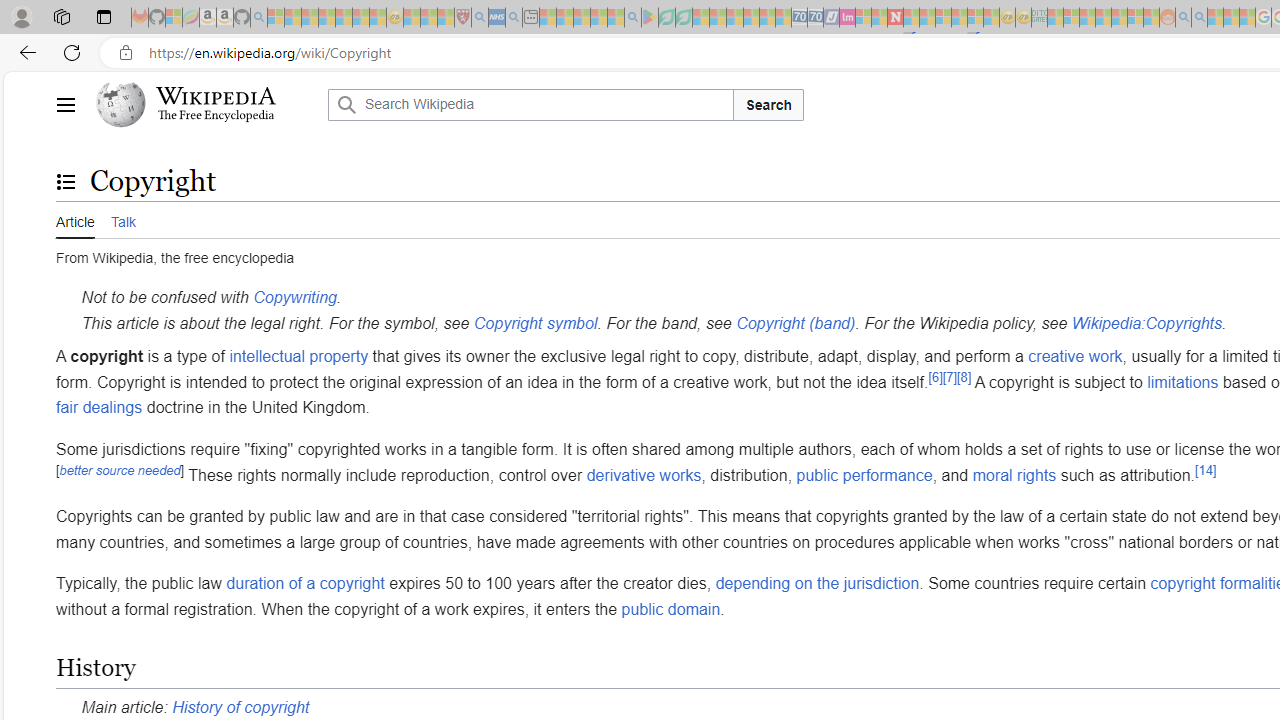 This screenshot has width=1280, height=720. What do you see at coordinates (1204, 470) in the screenshot?
I see `'[14]'` at bounding box center [1204, 470].